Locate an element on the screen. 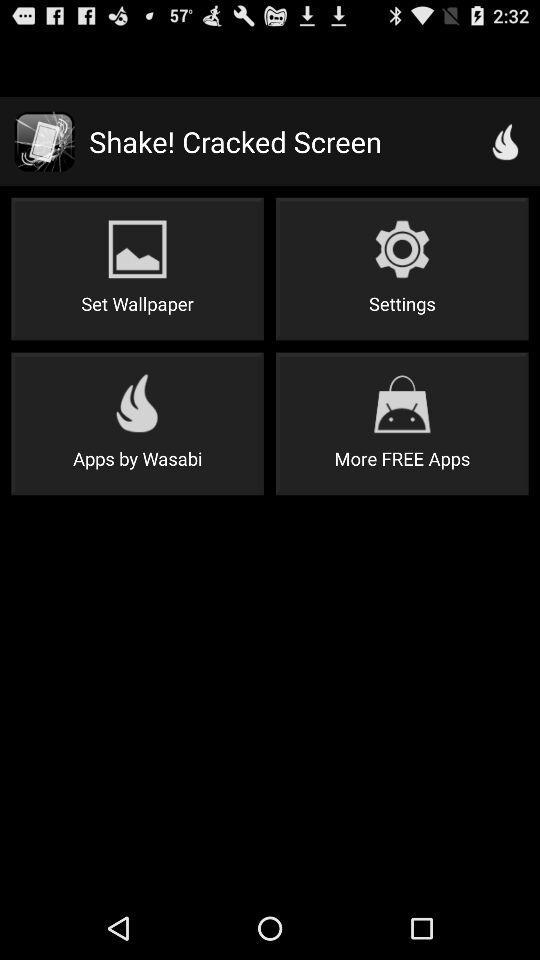 The image size is (540, 960). icon above apps by wasabi item is located at coordinates (136, 268).